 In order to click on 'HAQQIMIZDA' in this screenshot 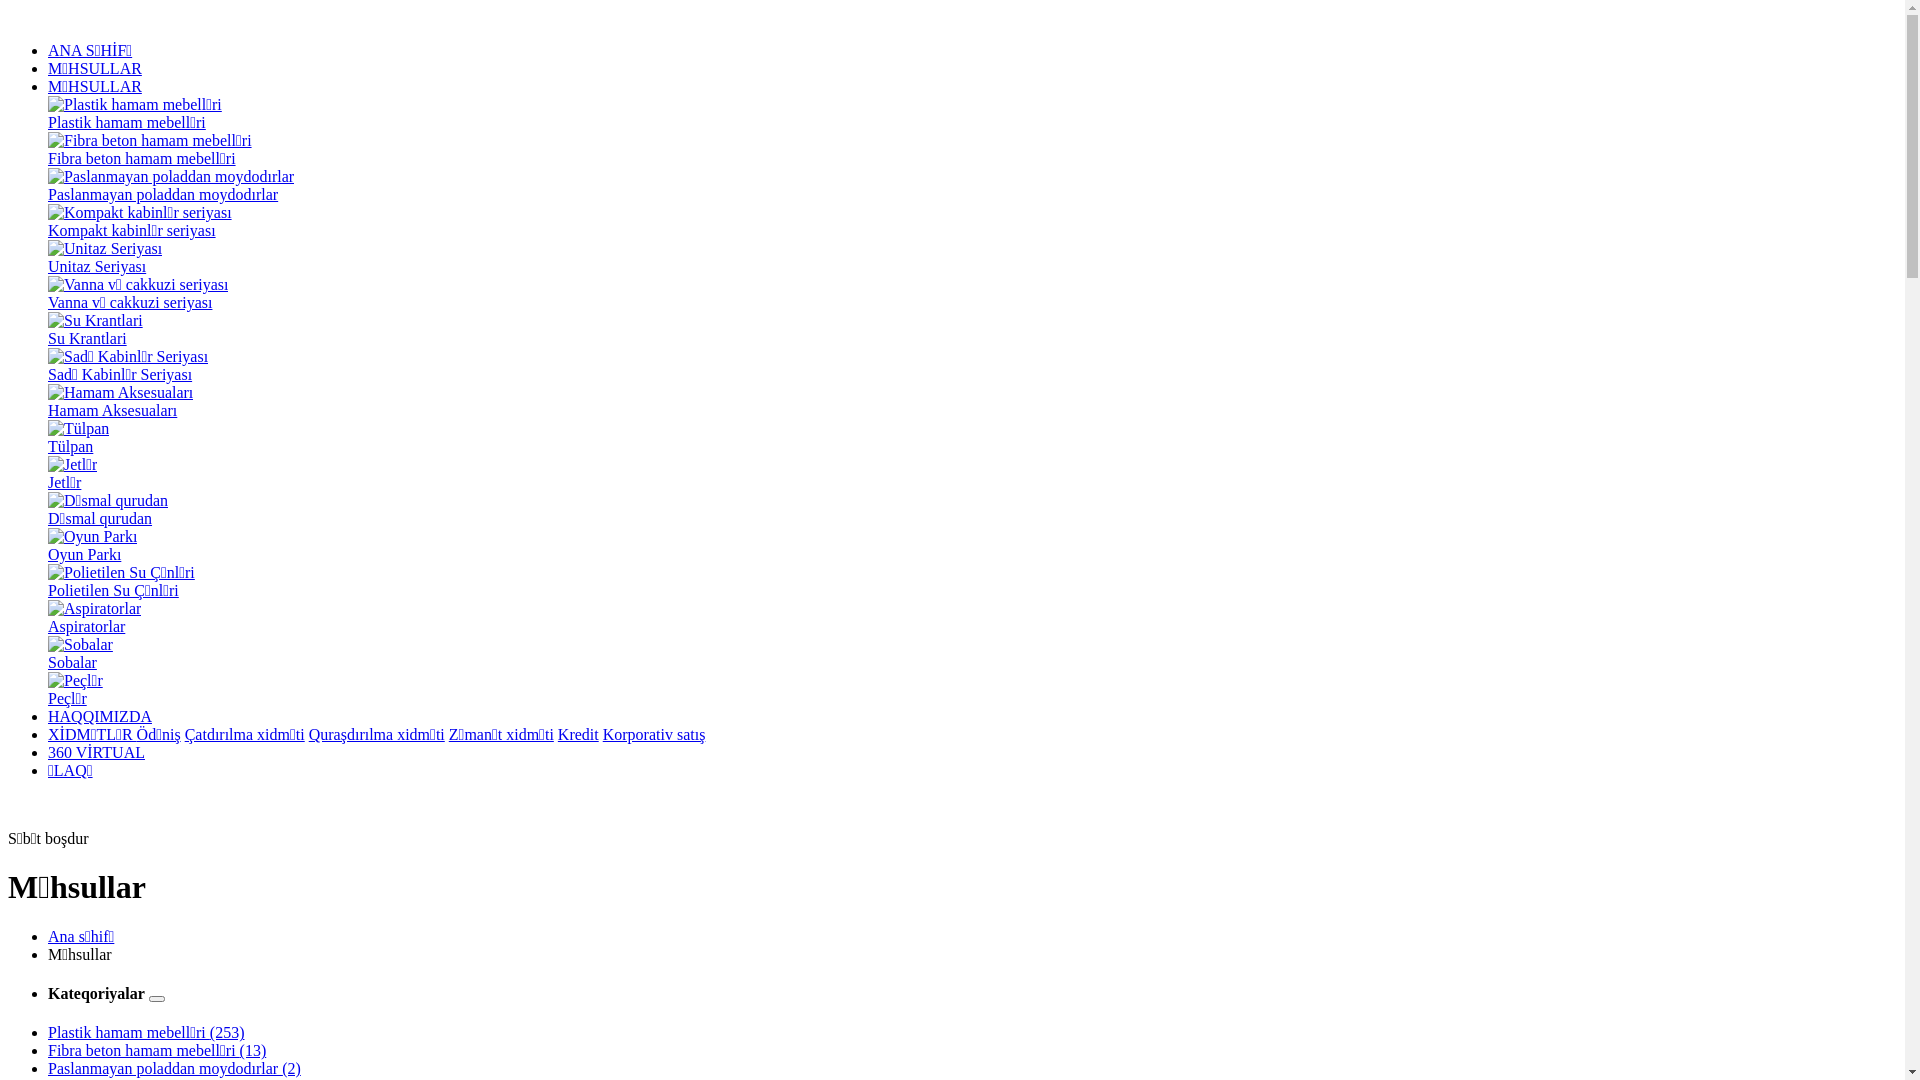, I will do `click(99, 715)`.